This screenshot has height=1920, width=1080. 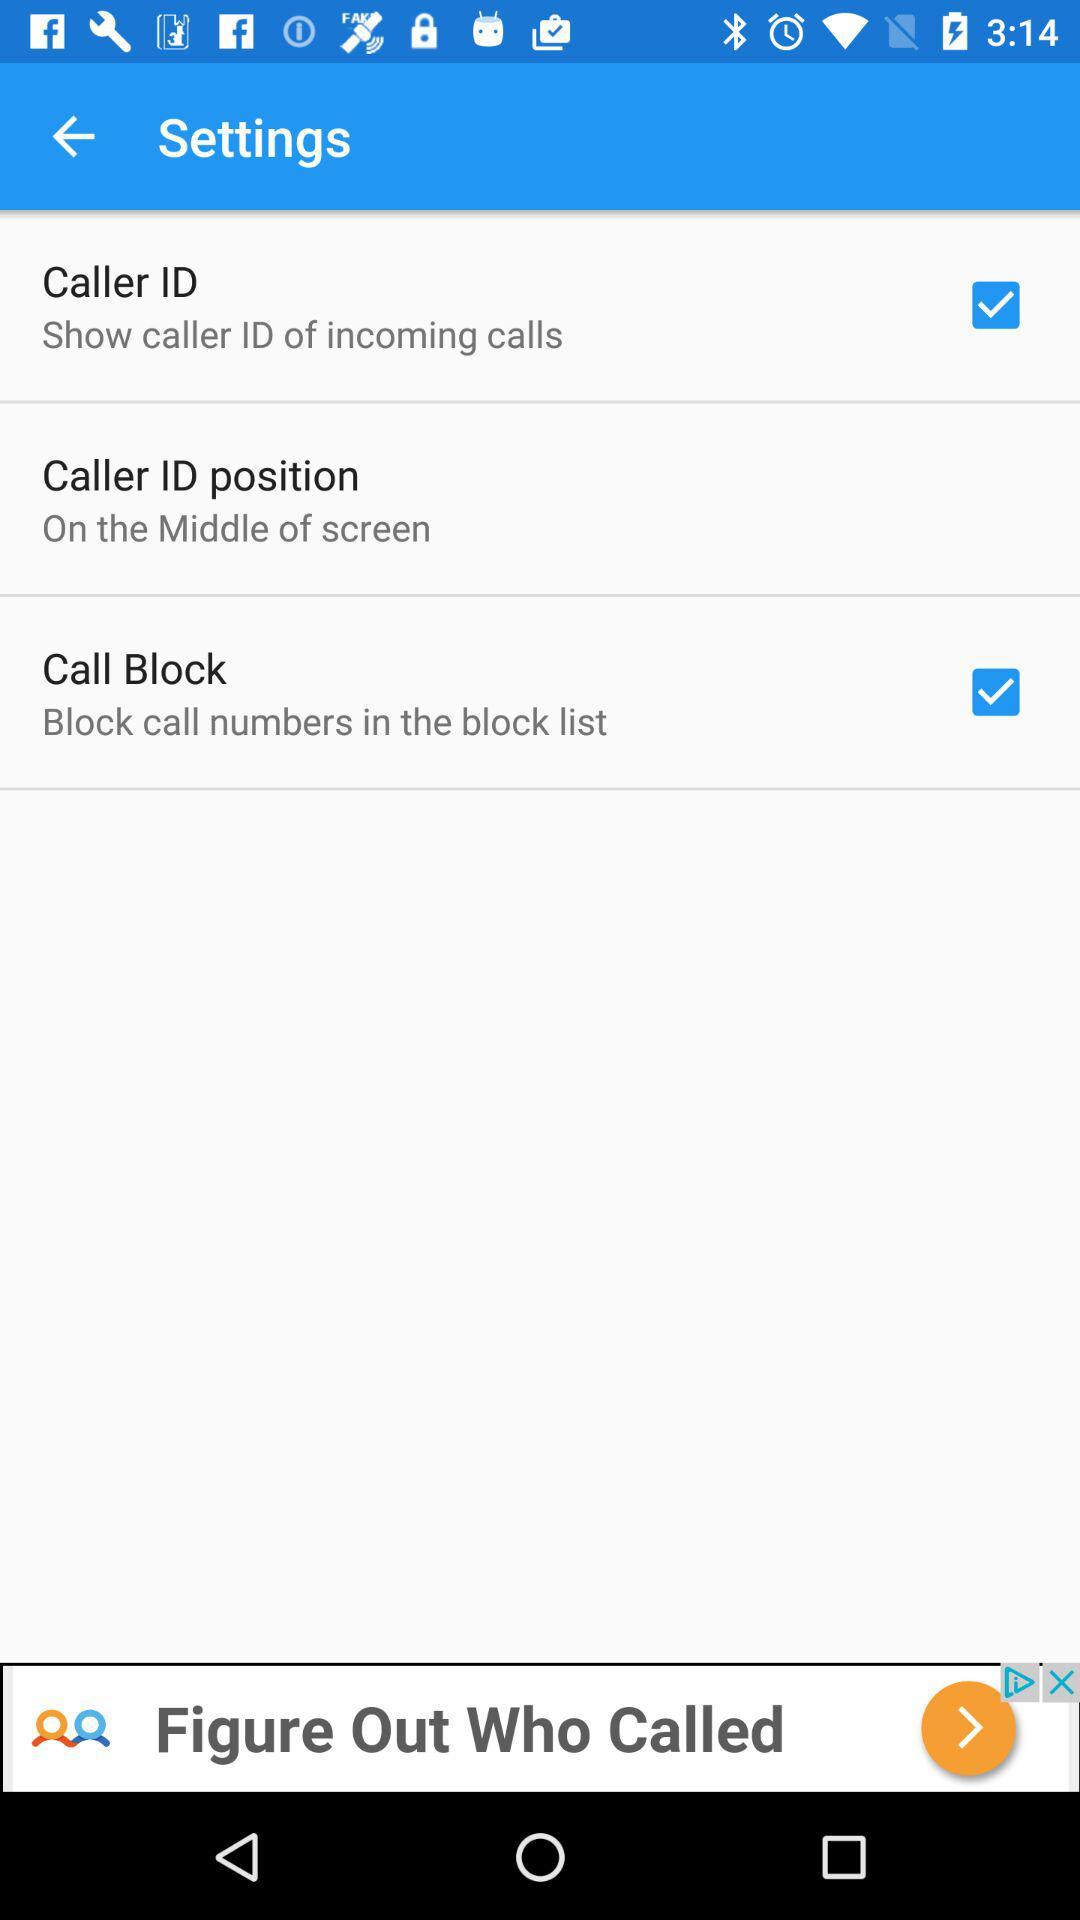 What do you see at coordinates (540, 1727) in the screenshot?
I see `the add` at bounding box center [540, 1727].